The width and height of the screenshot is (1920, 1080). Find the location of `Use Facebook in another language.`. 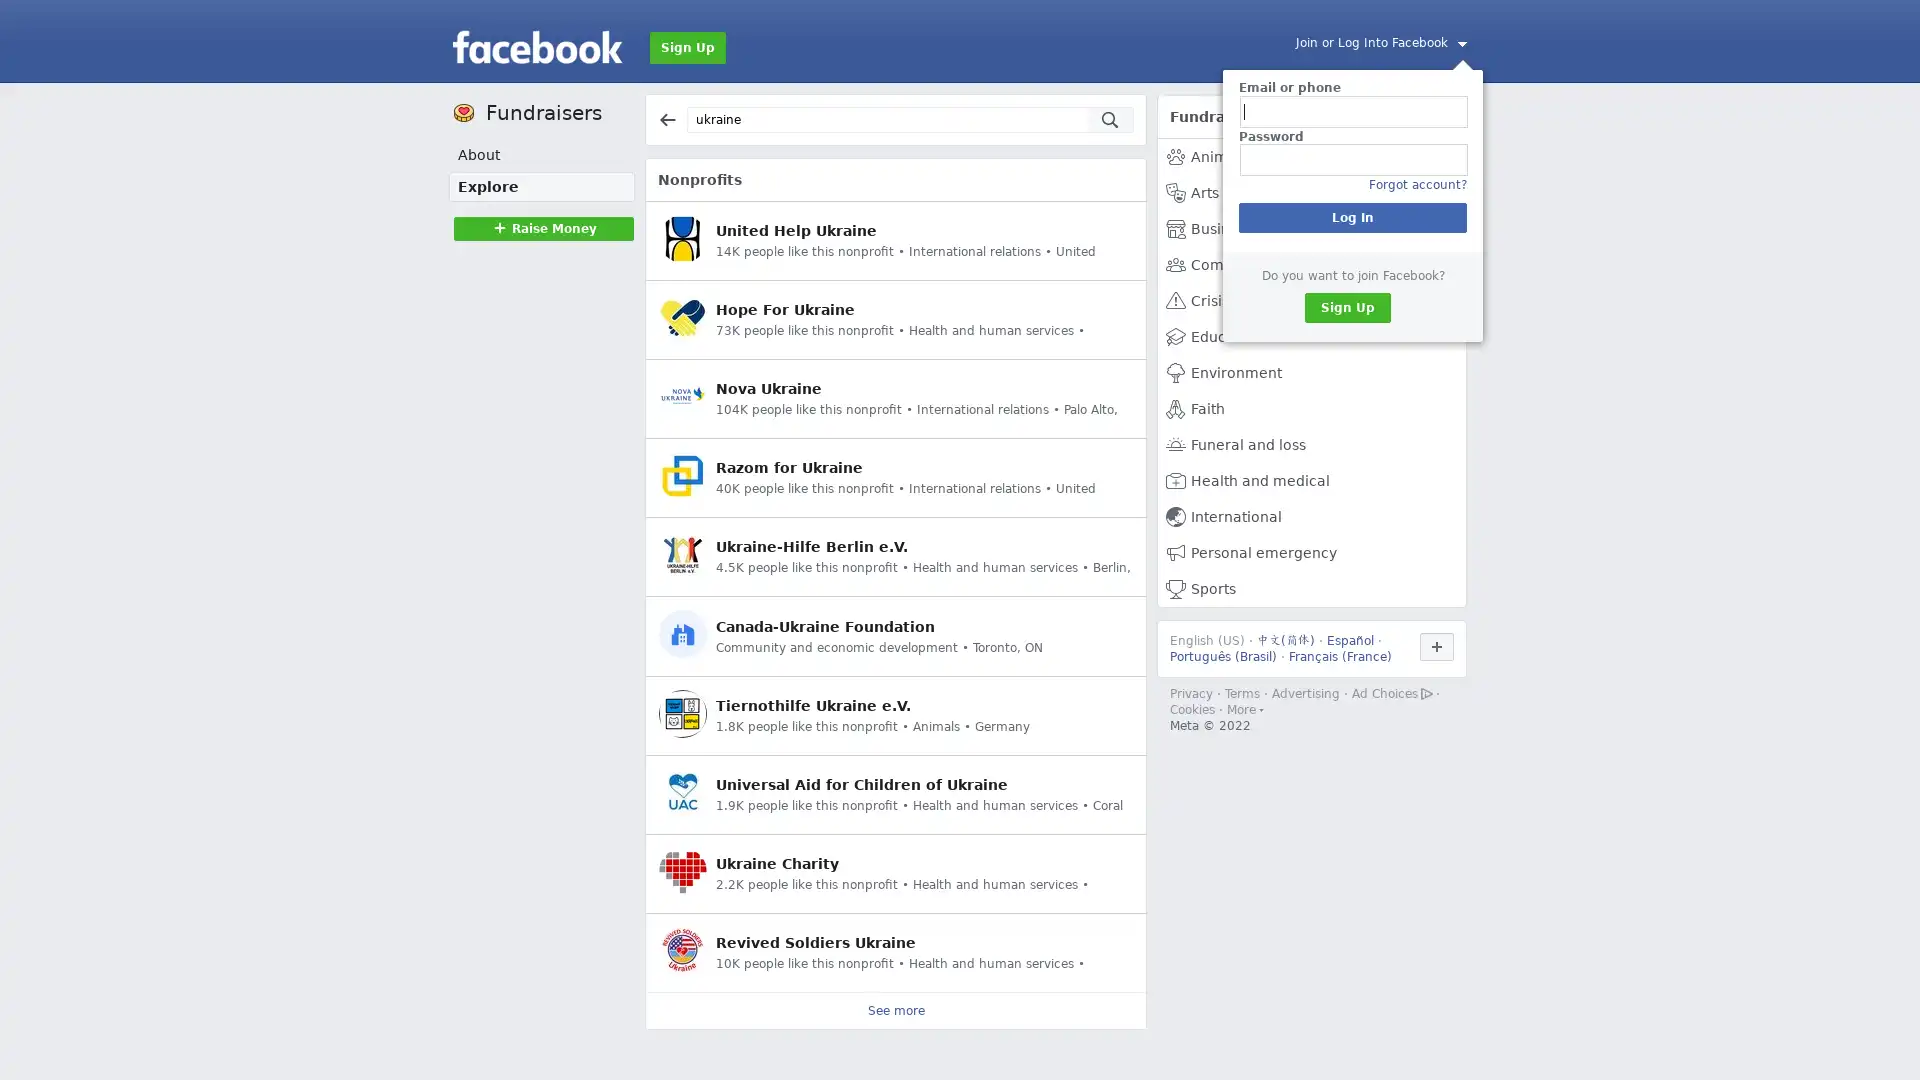

Use Facebook in another language. is located at coordinates (1435, 647).